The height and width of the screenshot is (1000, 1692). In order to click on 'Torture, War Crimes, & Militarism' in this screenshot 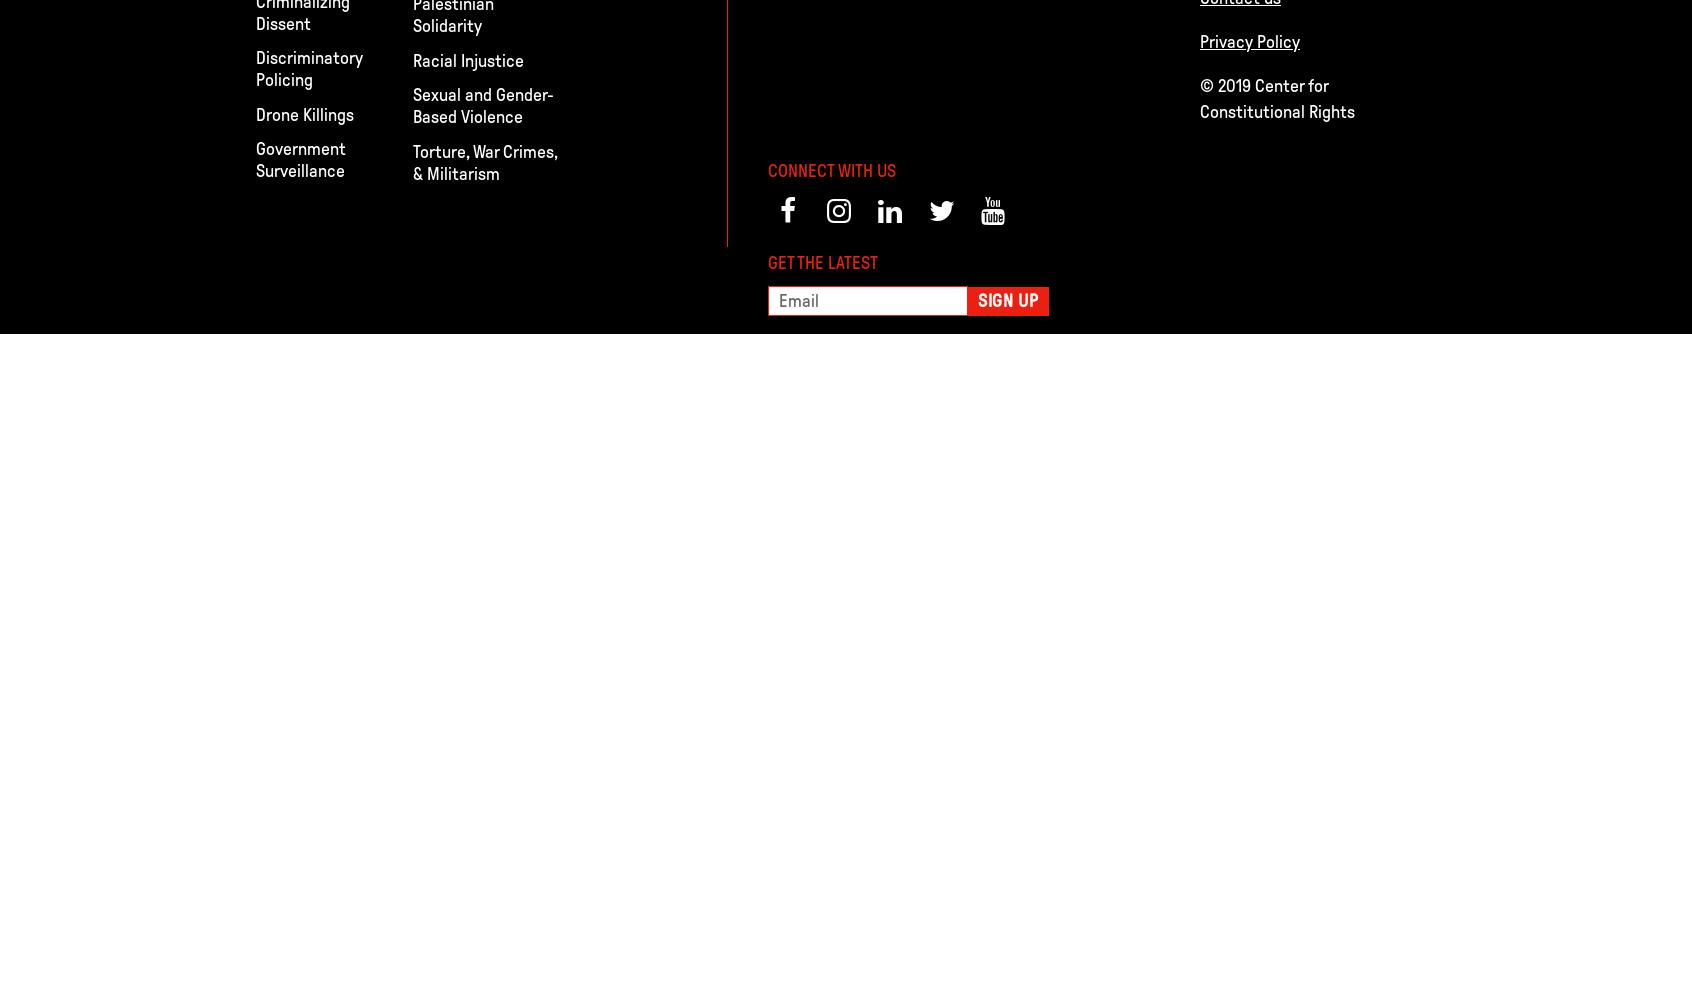, I will do `click(483, 162)`.